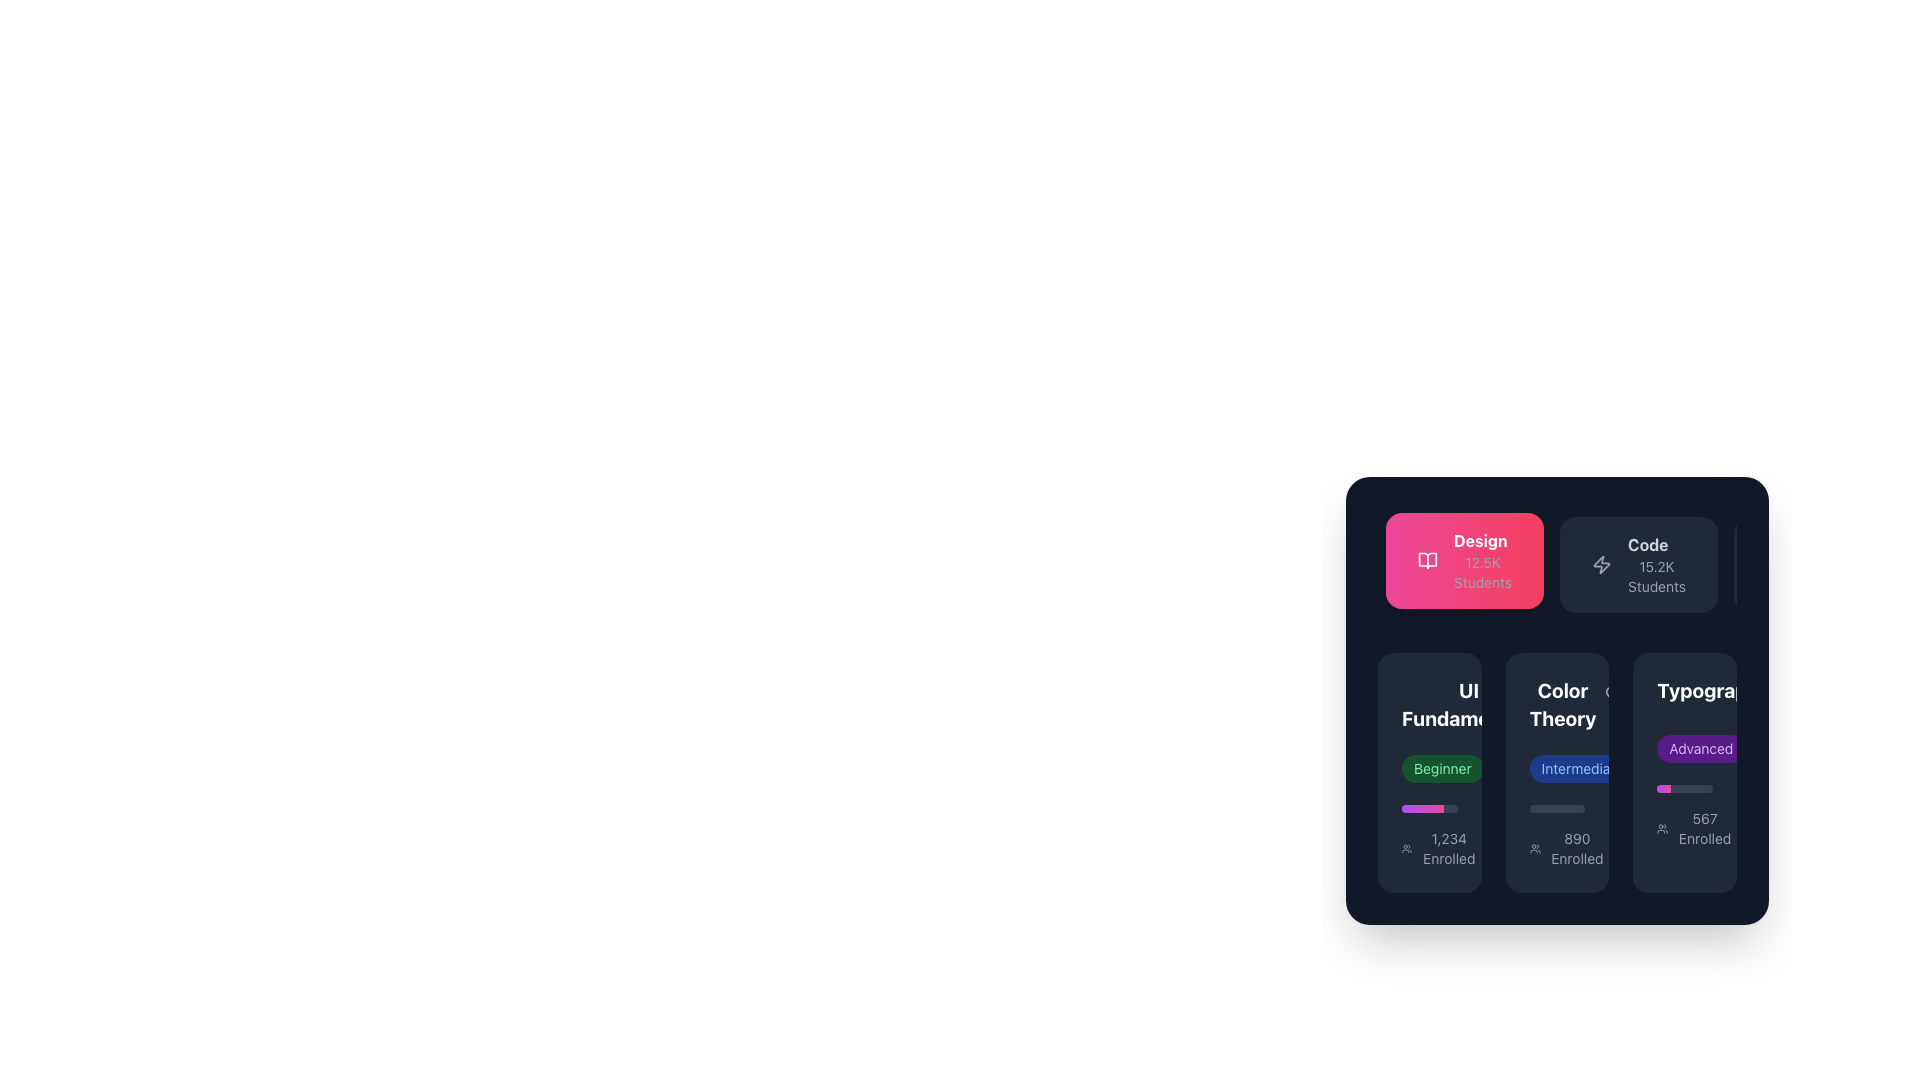  I want to click on the static text label displaying the number of participants in the course or event, located at the bottom-center of the second card in the second row of the grid layout, below the 'Intermediate' label and grouped with a users icon, so click(1576, 848).